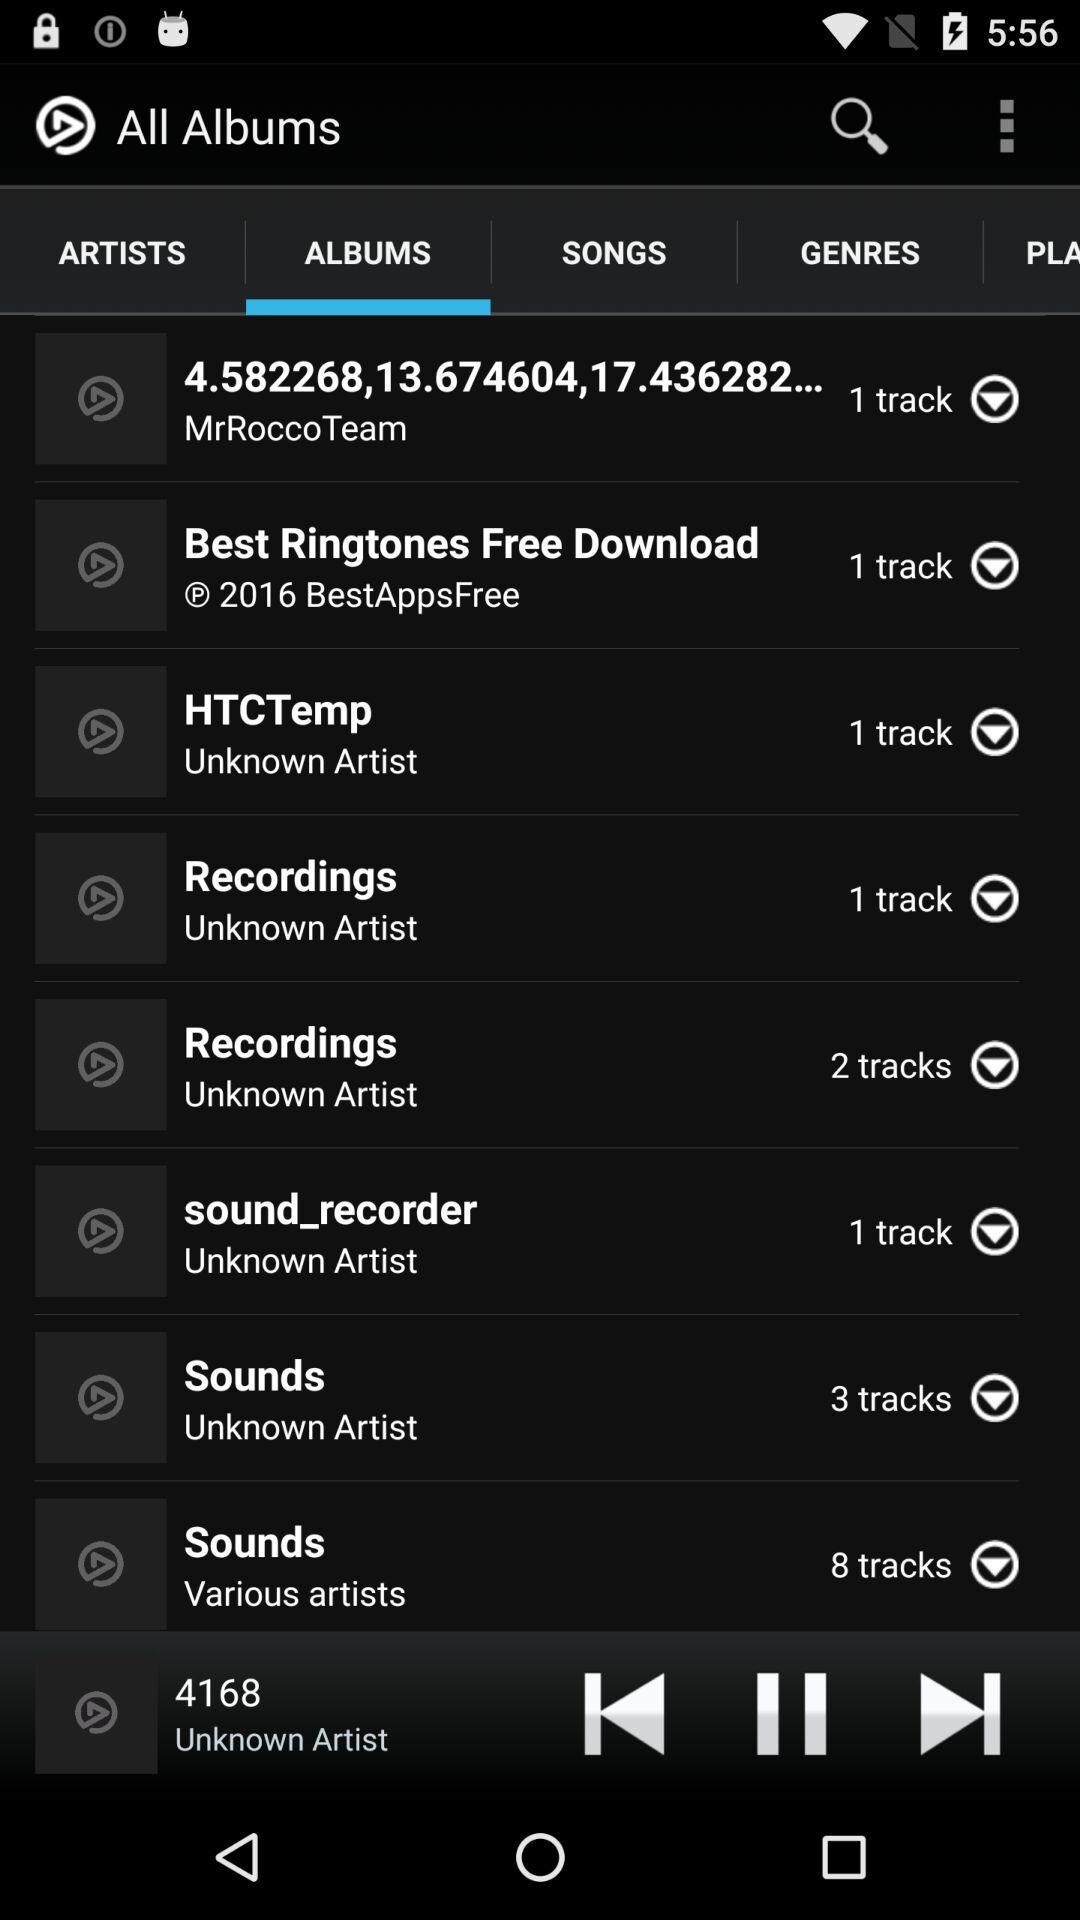 The height and width of the screenshot is (1920, 1080). What do you see at coordinates (858, 124) in the screenshot?
I see `the search icon on the top right of the web page` at bounding box center [858, 124].